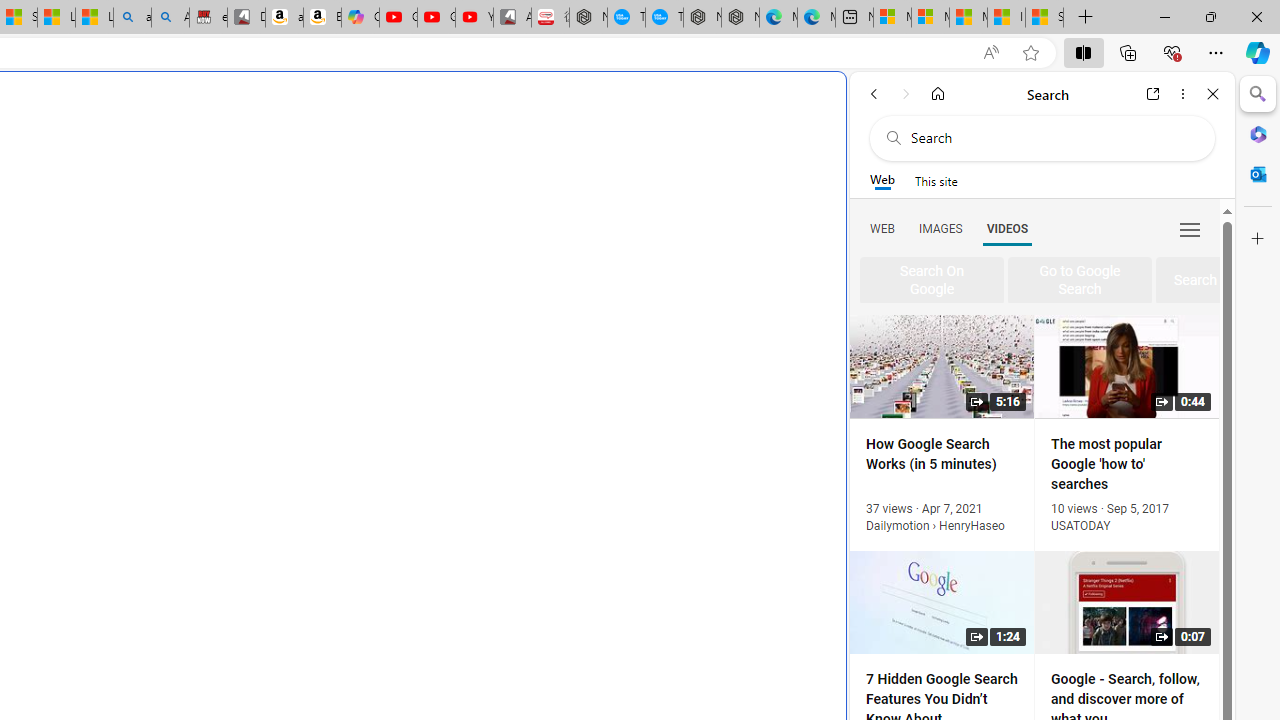 This screenshot has height=720, width=1280. I want to click on 'Customize', so click(1257, 238).